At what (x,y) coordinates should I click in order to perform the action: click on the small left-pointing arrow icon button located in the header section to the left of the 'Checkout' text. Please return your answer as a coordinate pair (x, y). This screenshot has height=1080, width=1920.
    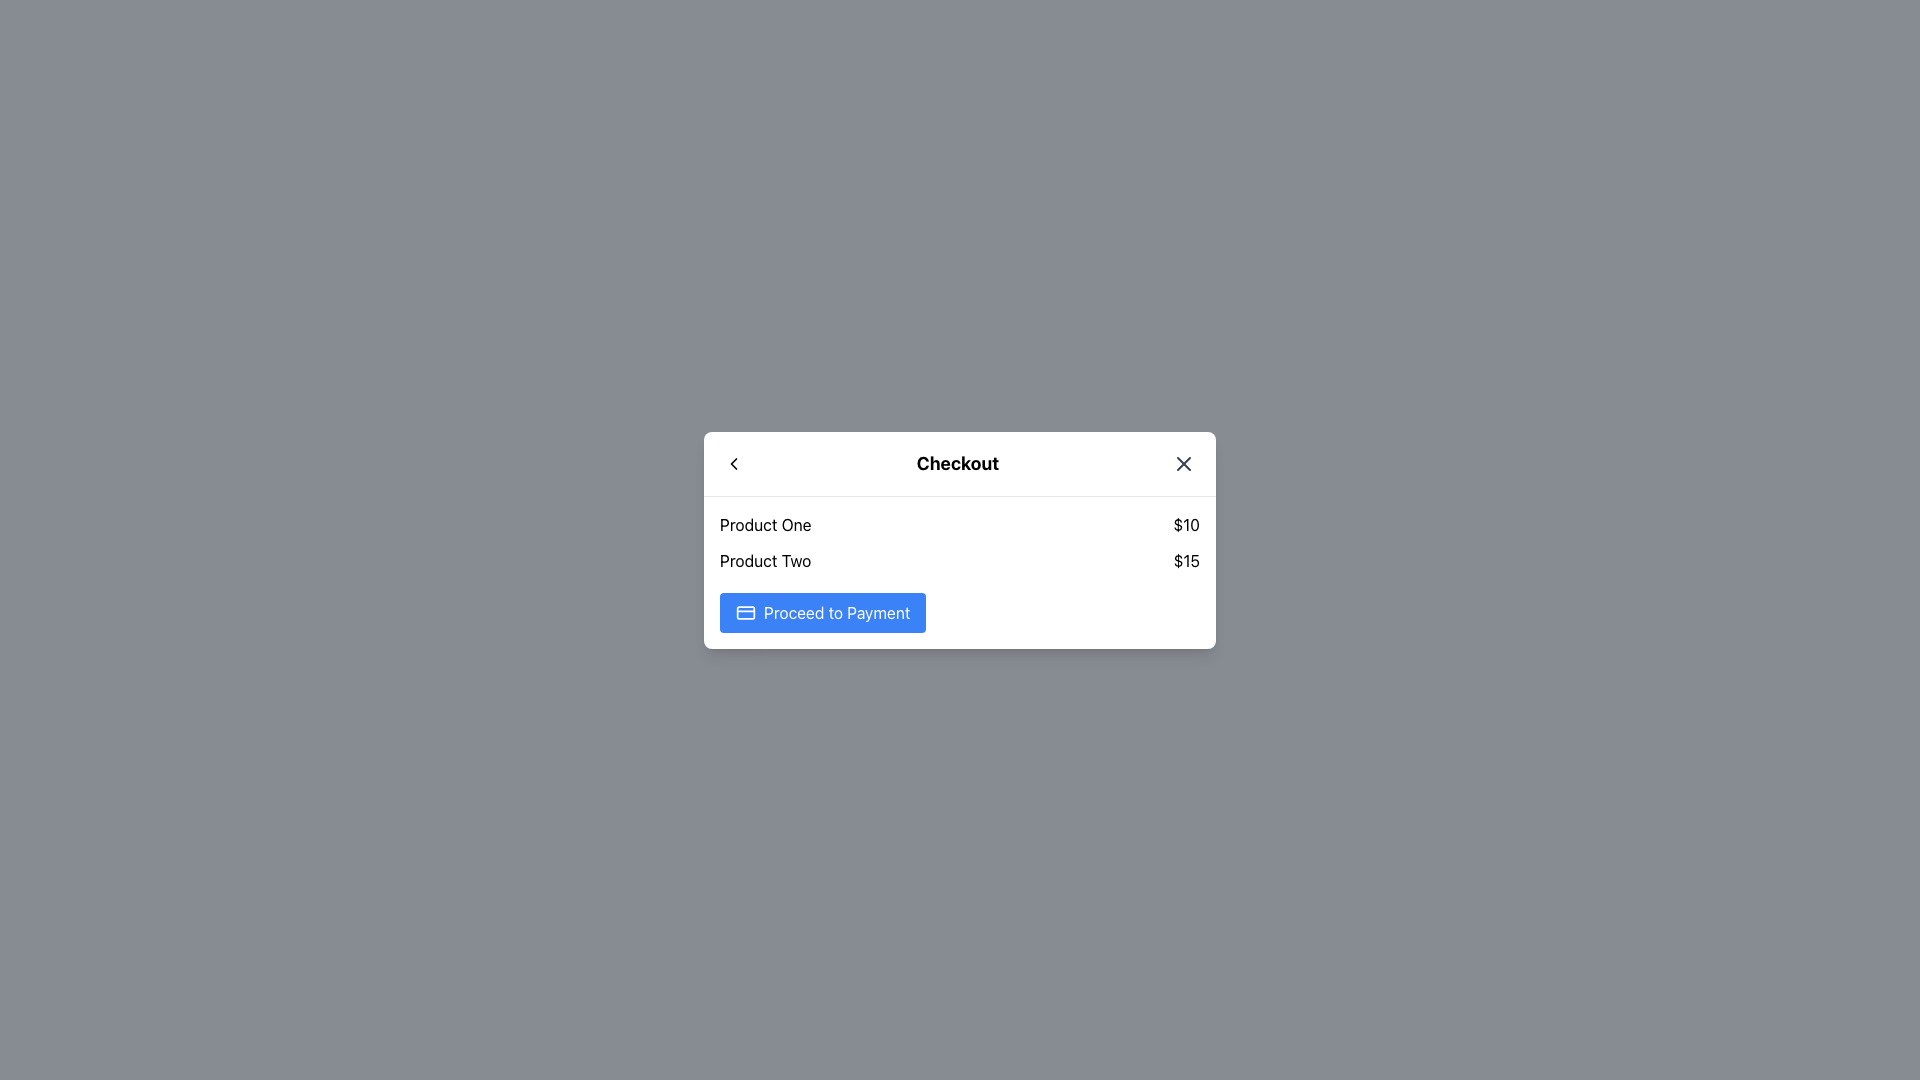
    Looking at the image, I should click on (733, 462).